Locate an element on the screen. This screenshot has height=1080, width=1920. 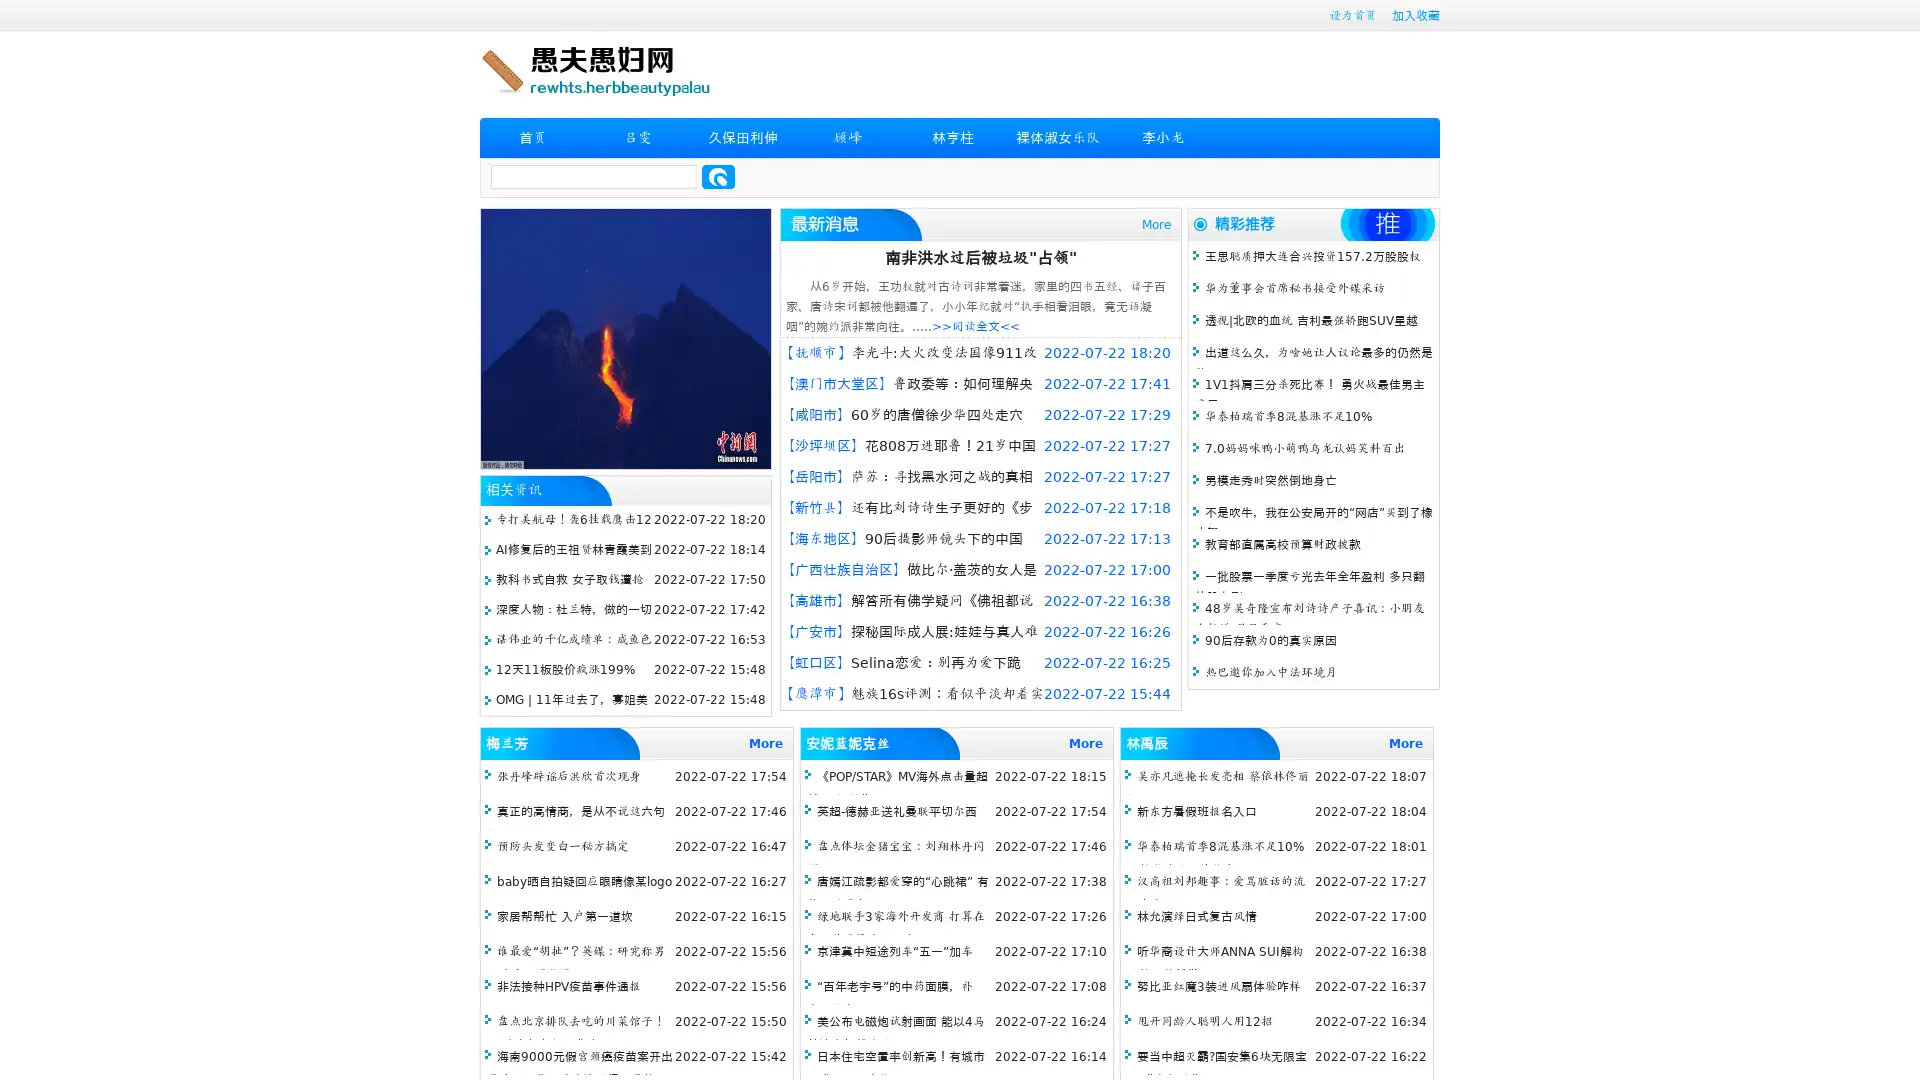
Search is located at coordinates (718, 176).